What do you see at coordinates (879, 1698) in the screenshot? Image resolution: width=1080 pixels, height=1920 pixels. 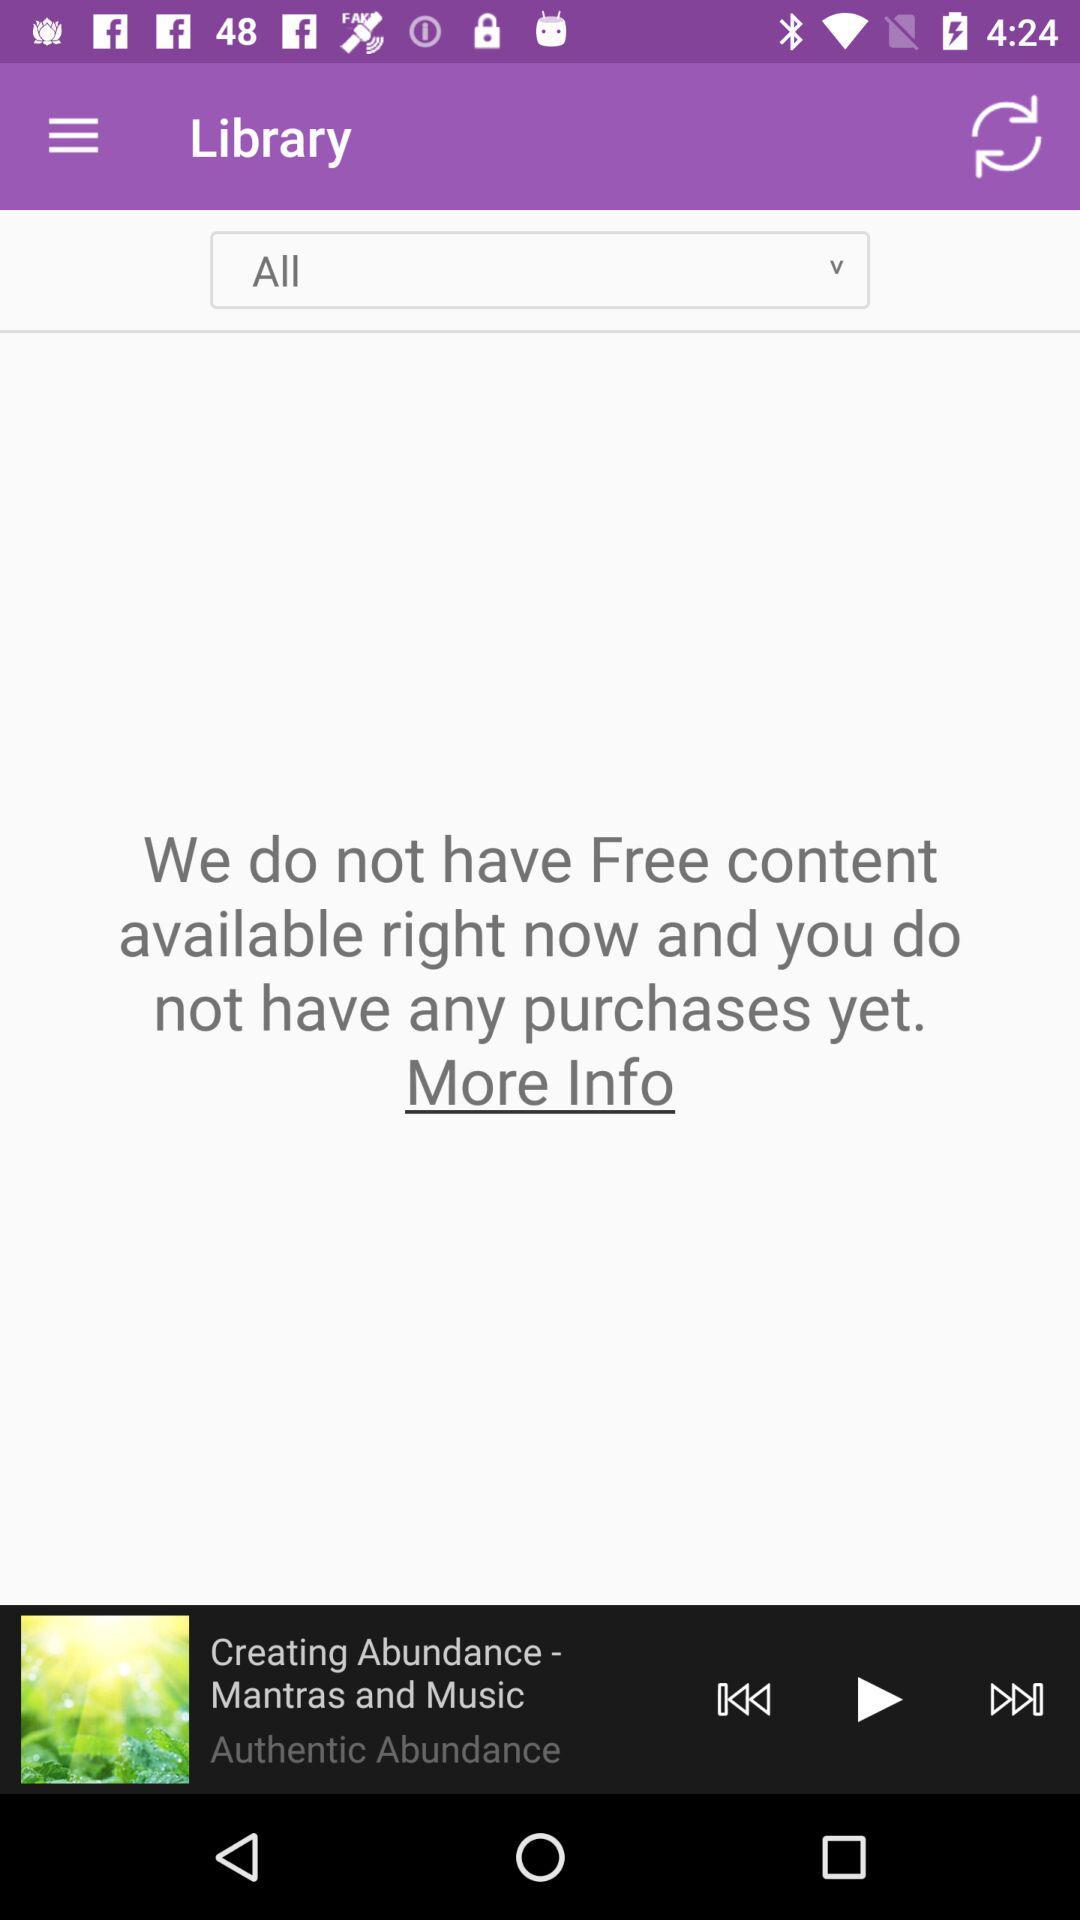 I see `the play icon` at bounding box center [879, 1698].